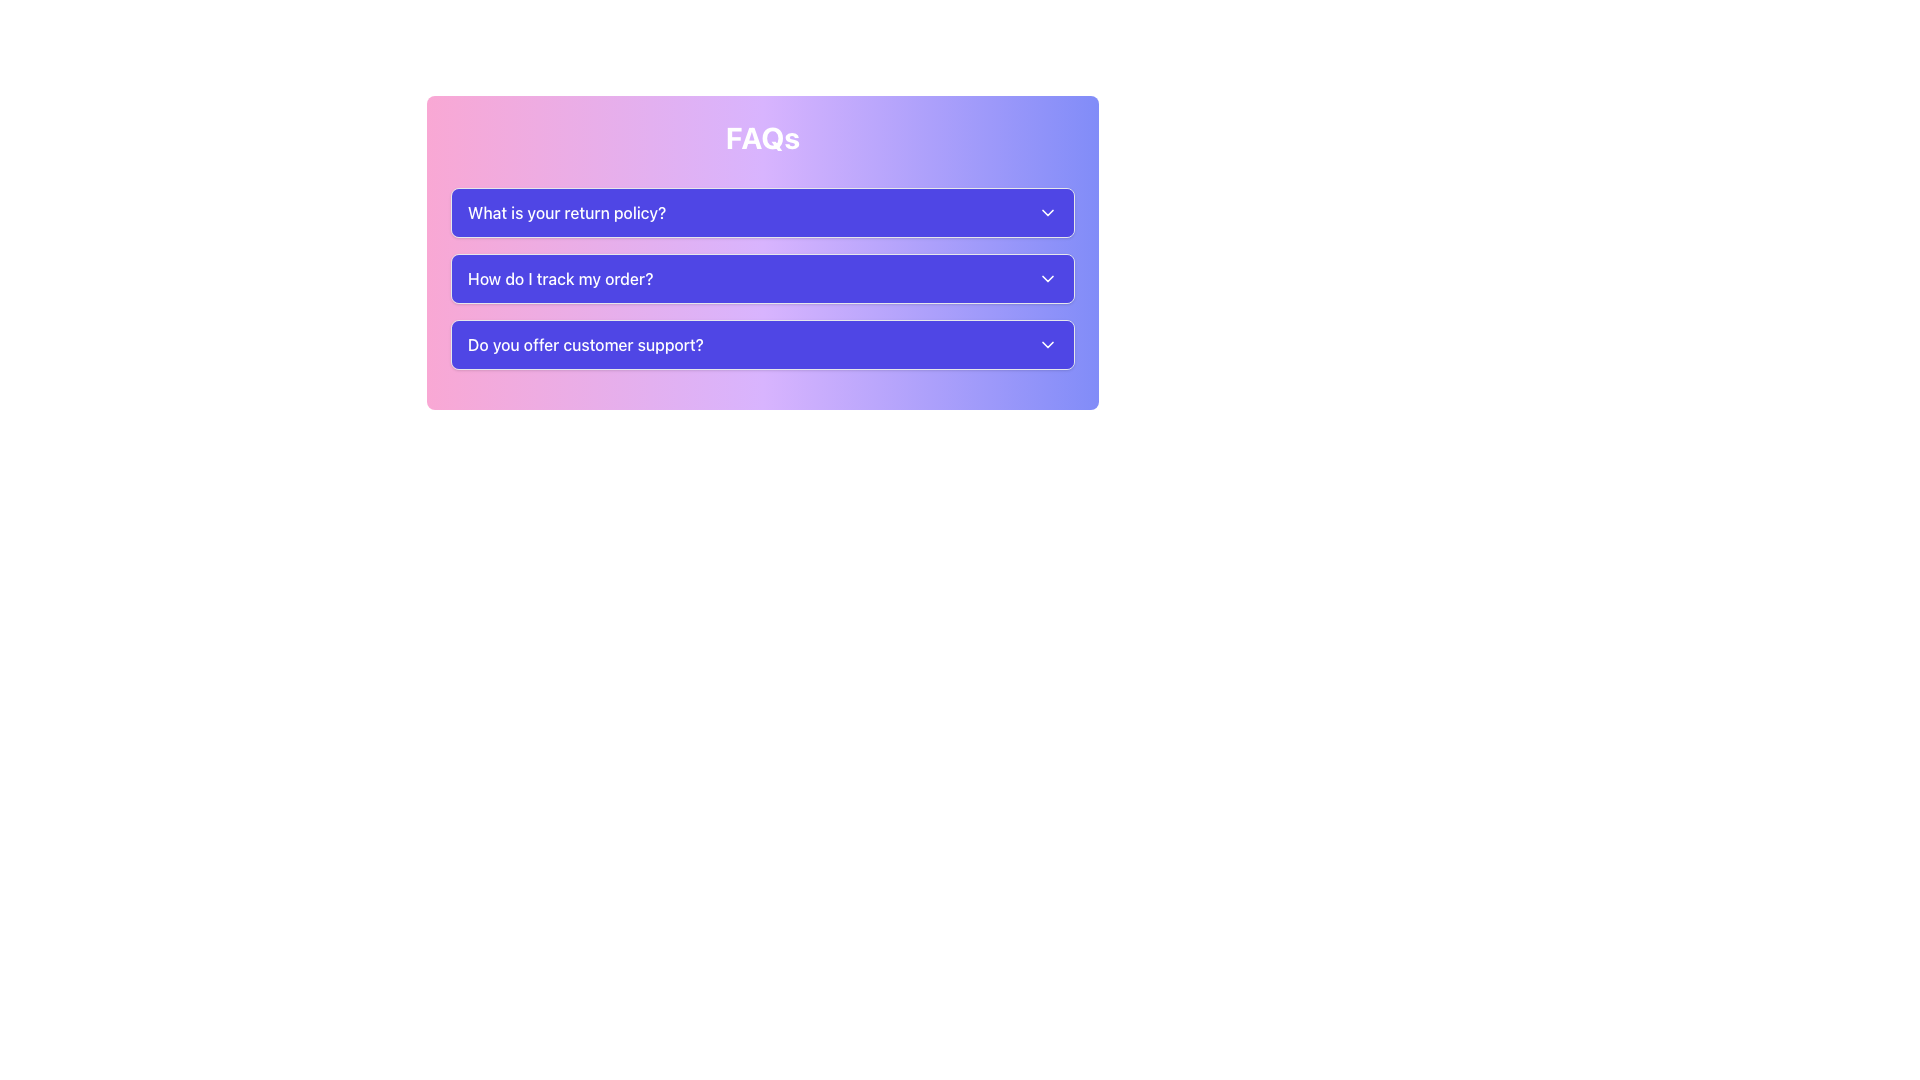 The height and width of the screenshot is (1080, 1920). I want to click on the text label displaying 'Do you offer customer support?' that is positioned at the bottom of the FAQs section with a blue background, so click(584, 343).